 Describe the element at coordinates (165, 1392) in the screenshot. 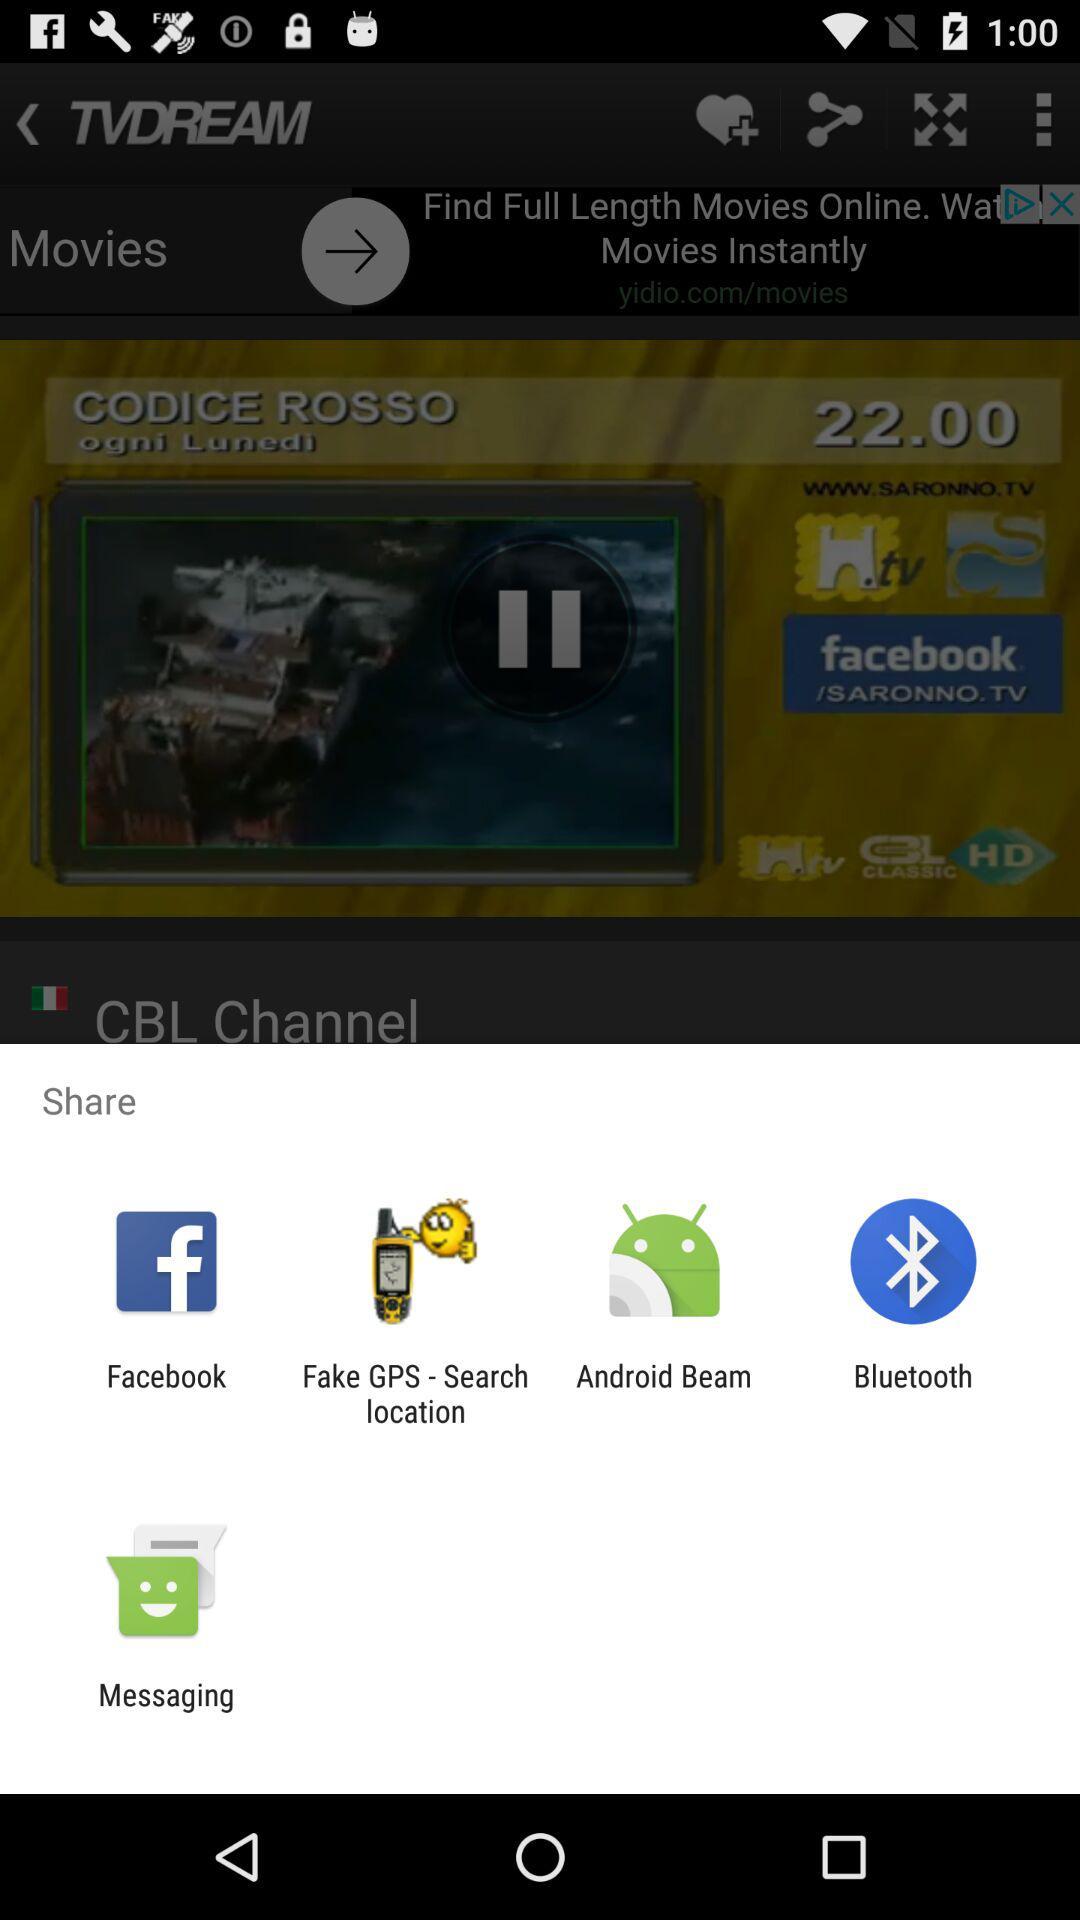

I see `facebook` at that location.